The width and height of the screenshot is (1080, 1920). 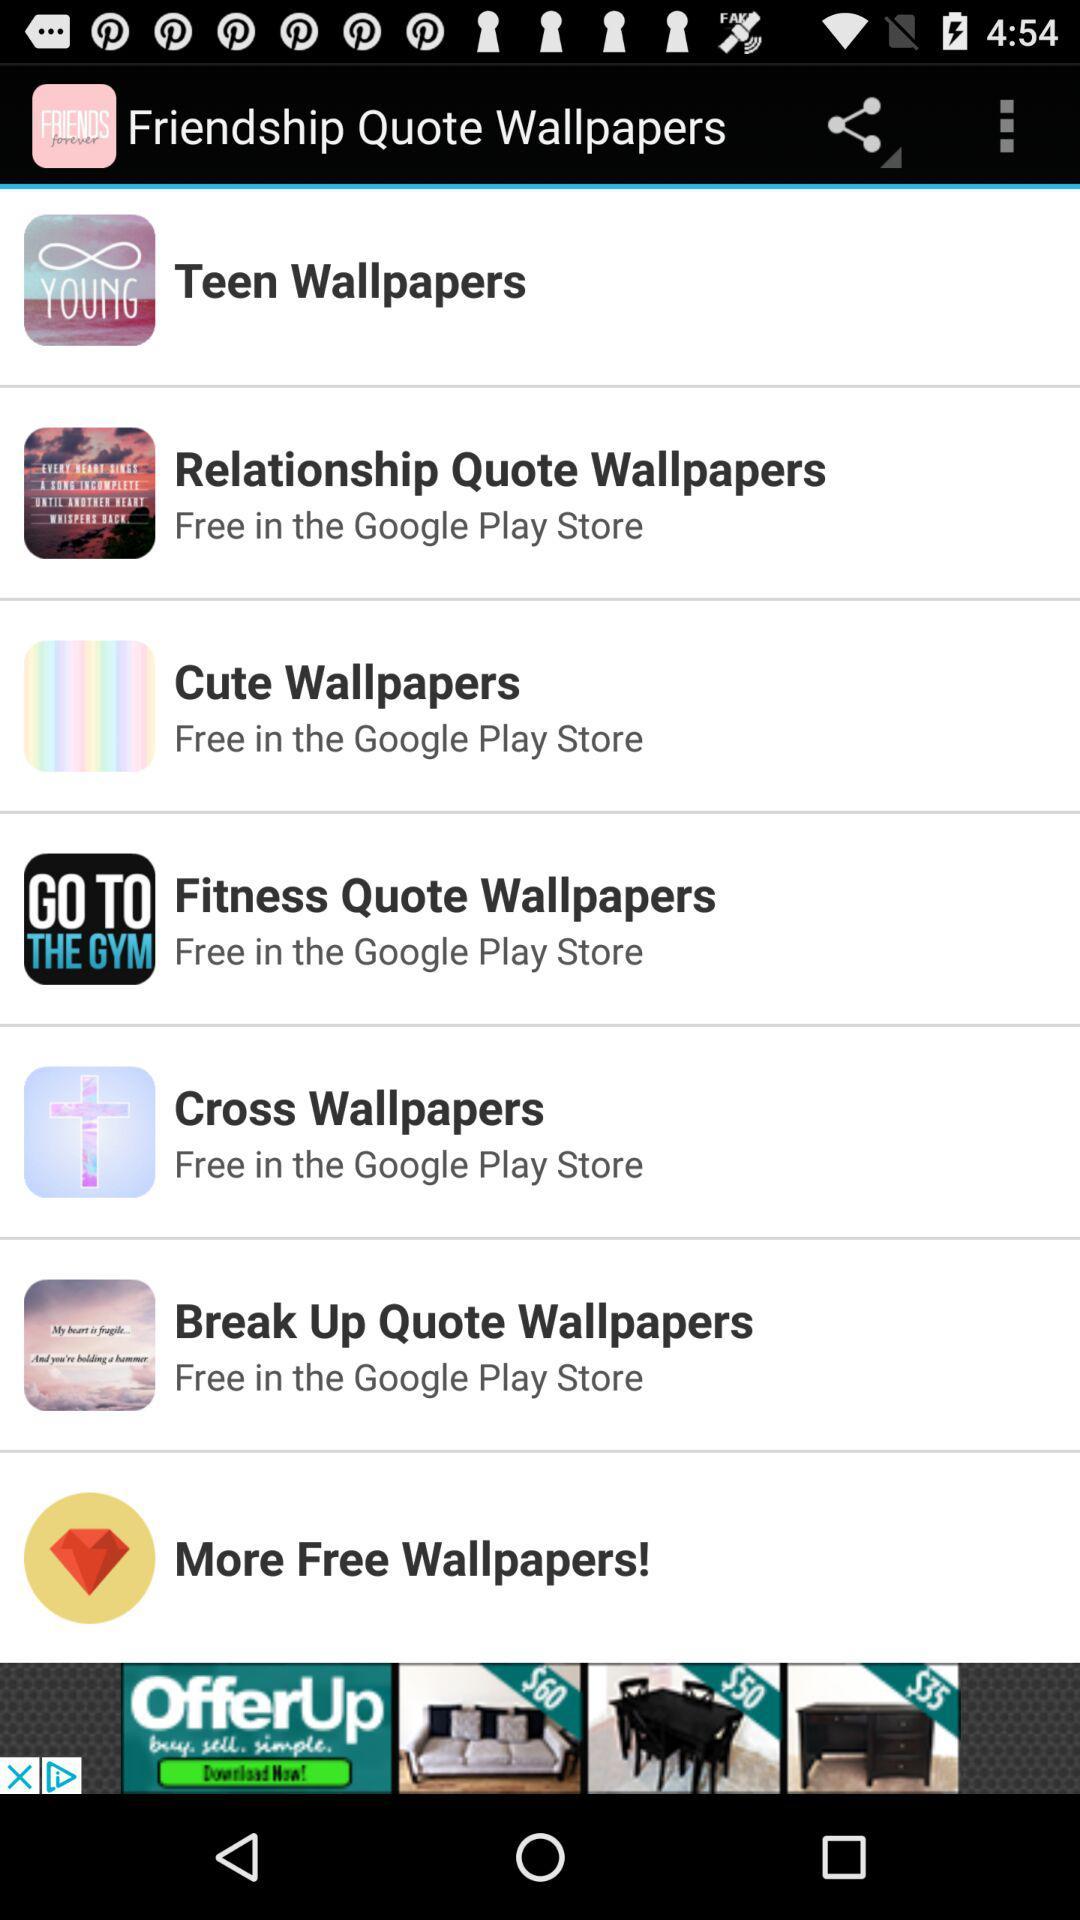 What do you see at coordinates (540, 1727) in the screenshot?
I see `advertisement source` at bounding box center [540, 1727].